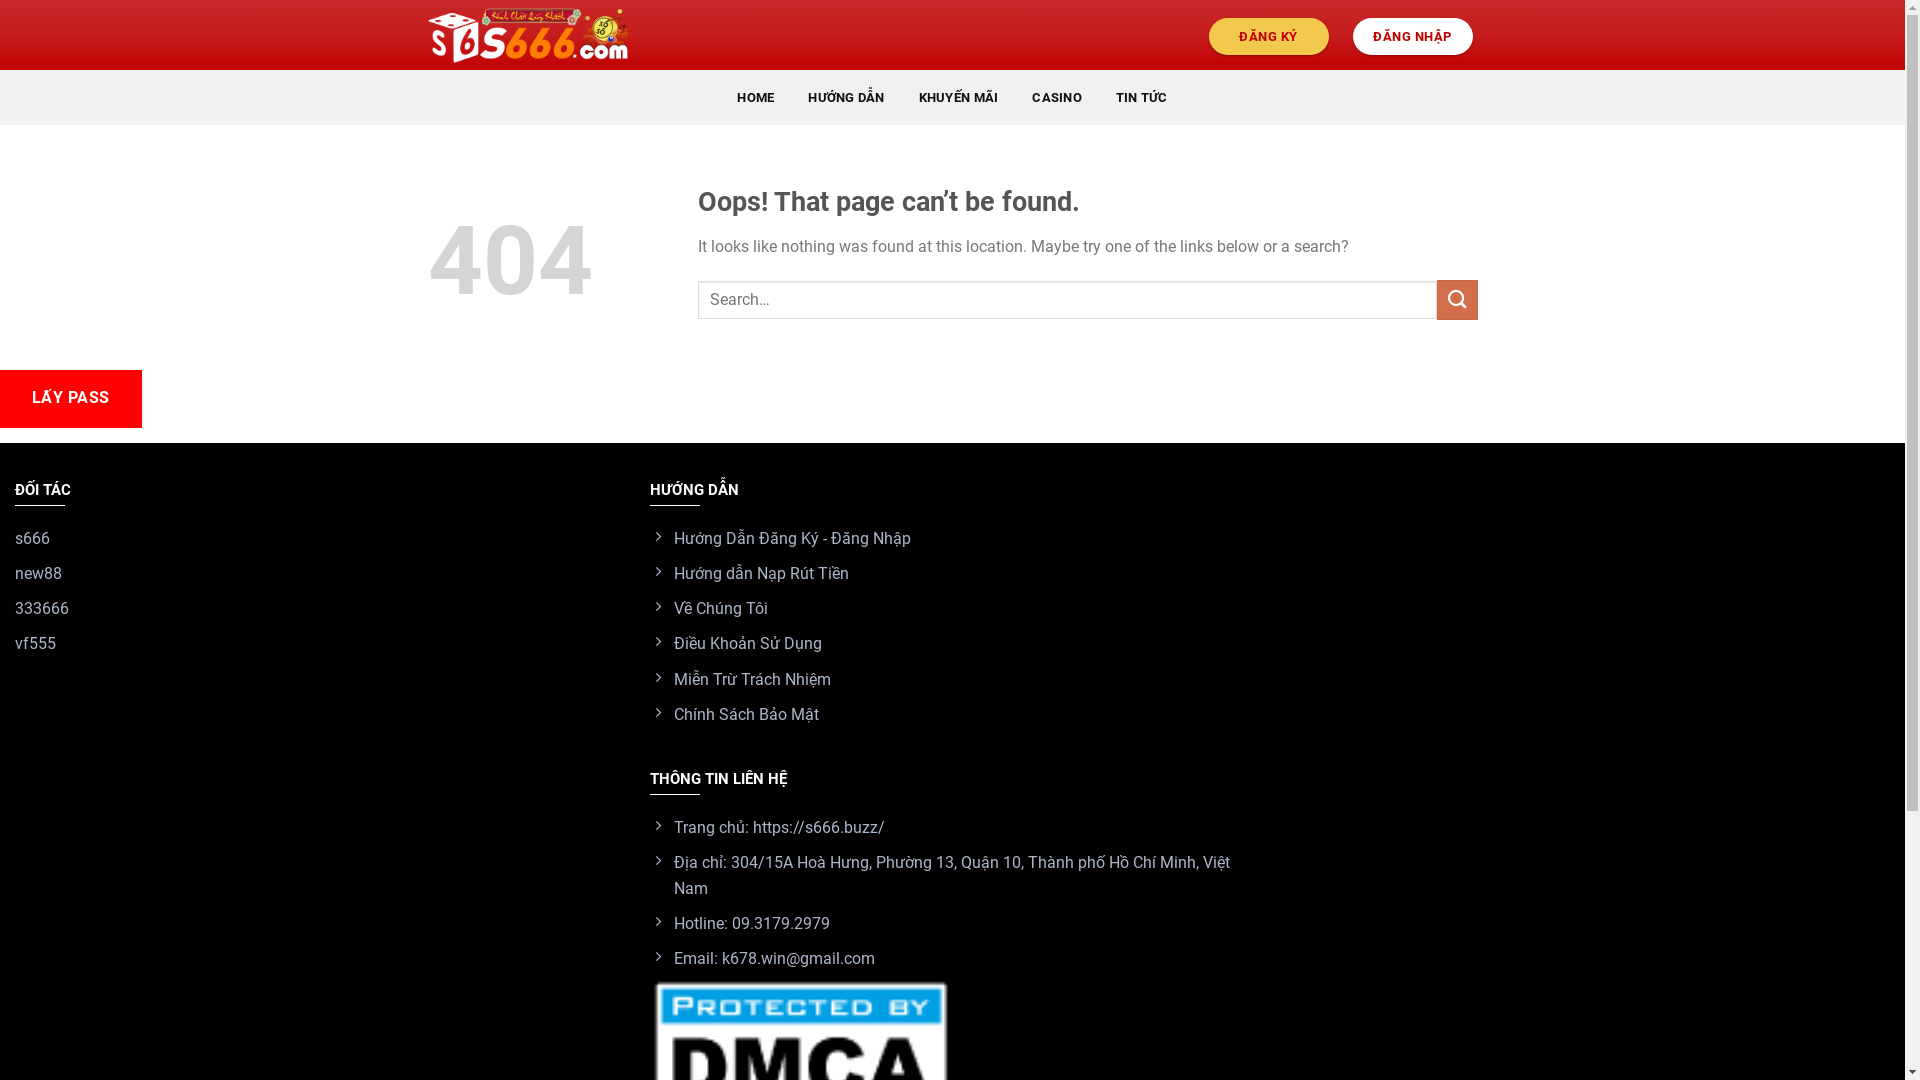 The width and height of the screenshot is (1920, 1080). I want to click on 'CASINO', so click(1055, 97).